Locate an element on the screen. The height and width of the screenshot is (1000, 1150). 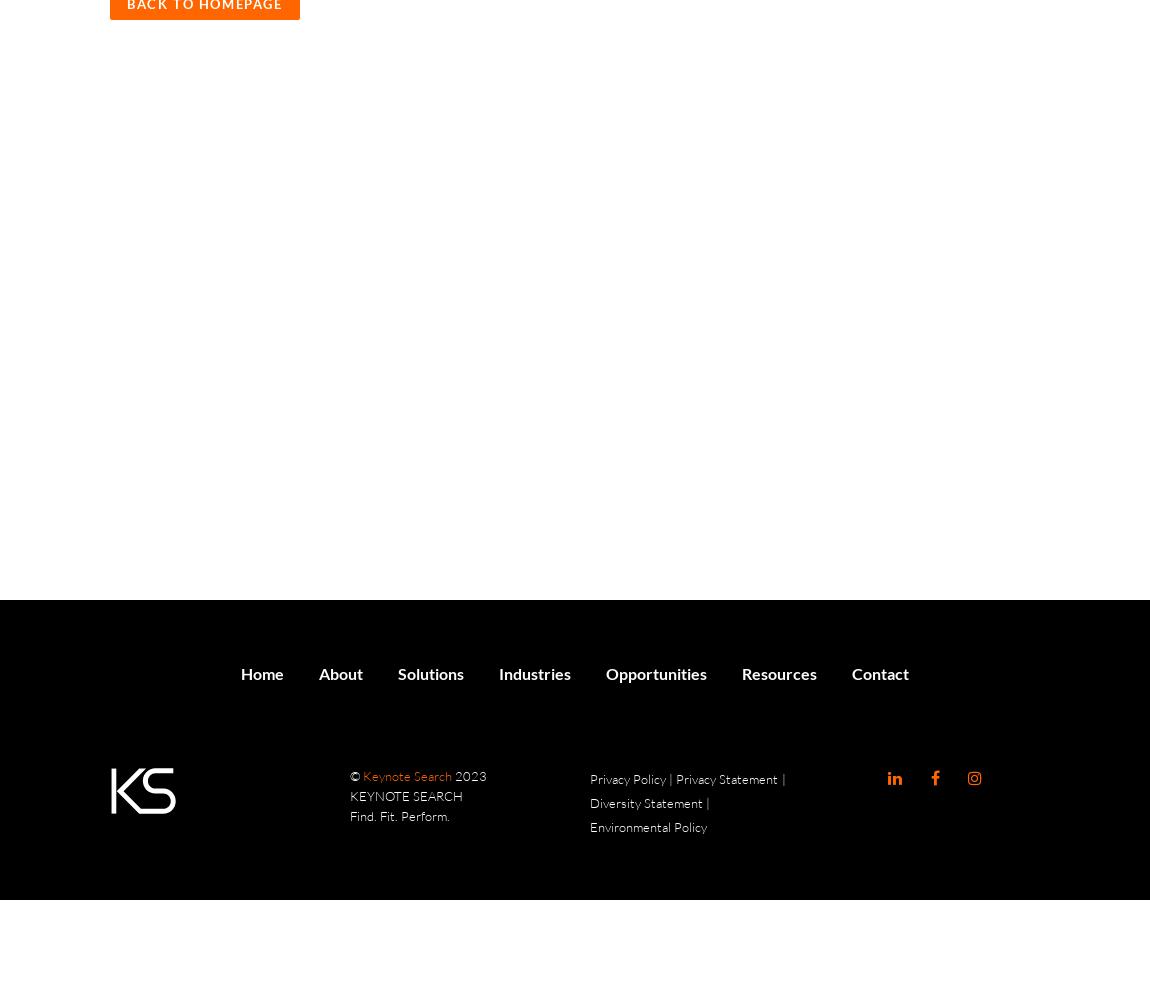
'2023' is located at coordinates (469, 776).